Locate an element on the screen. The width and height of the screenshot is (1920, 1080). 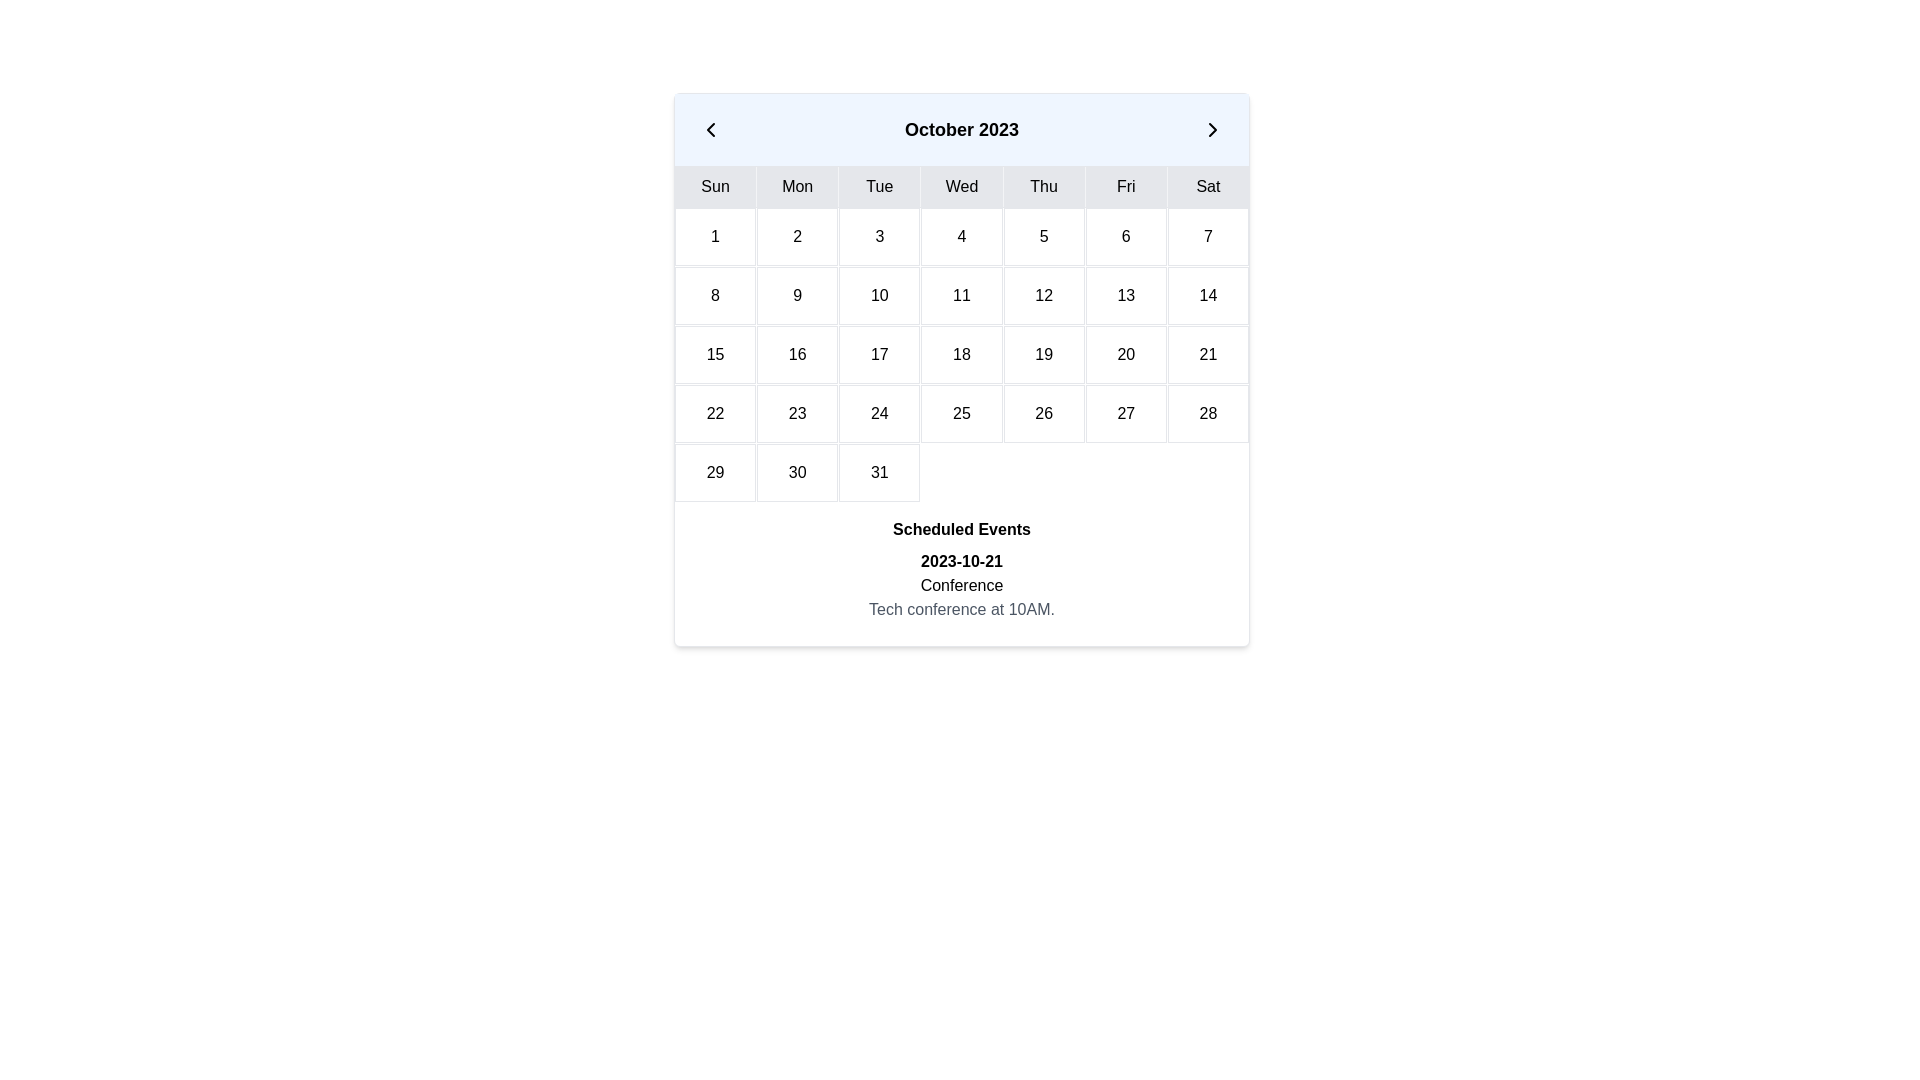
the button that navigates to the previous month in the calendar interface to trigger visual feedback indicating interactivity is located at coordinates (710, 130).